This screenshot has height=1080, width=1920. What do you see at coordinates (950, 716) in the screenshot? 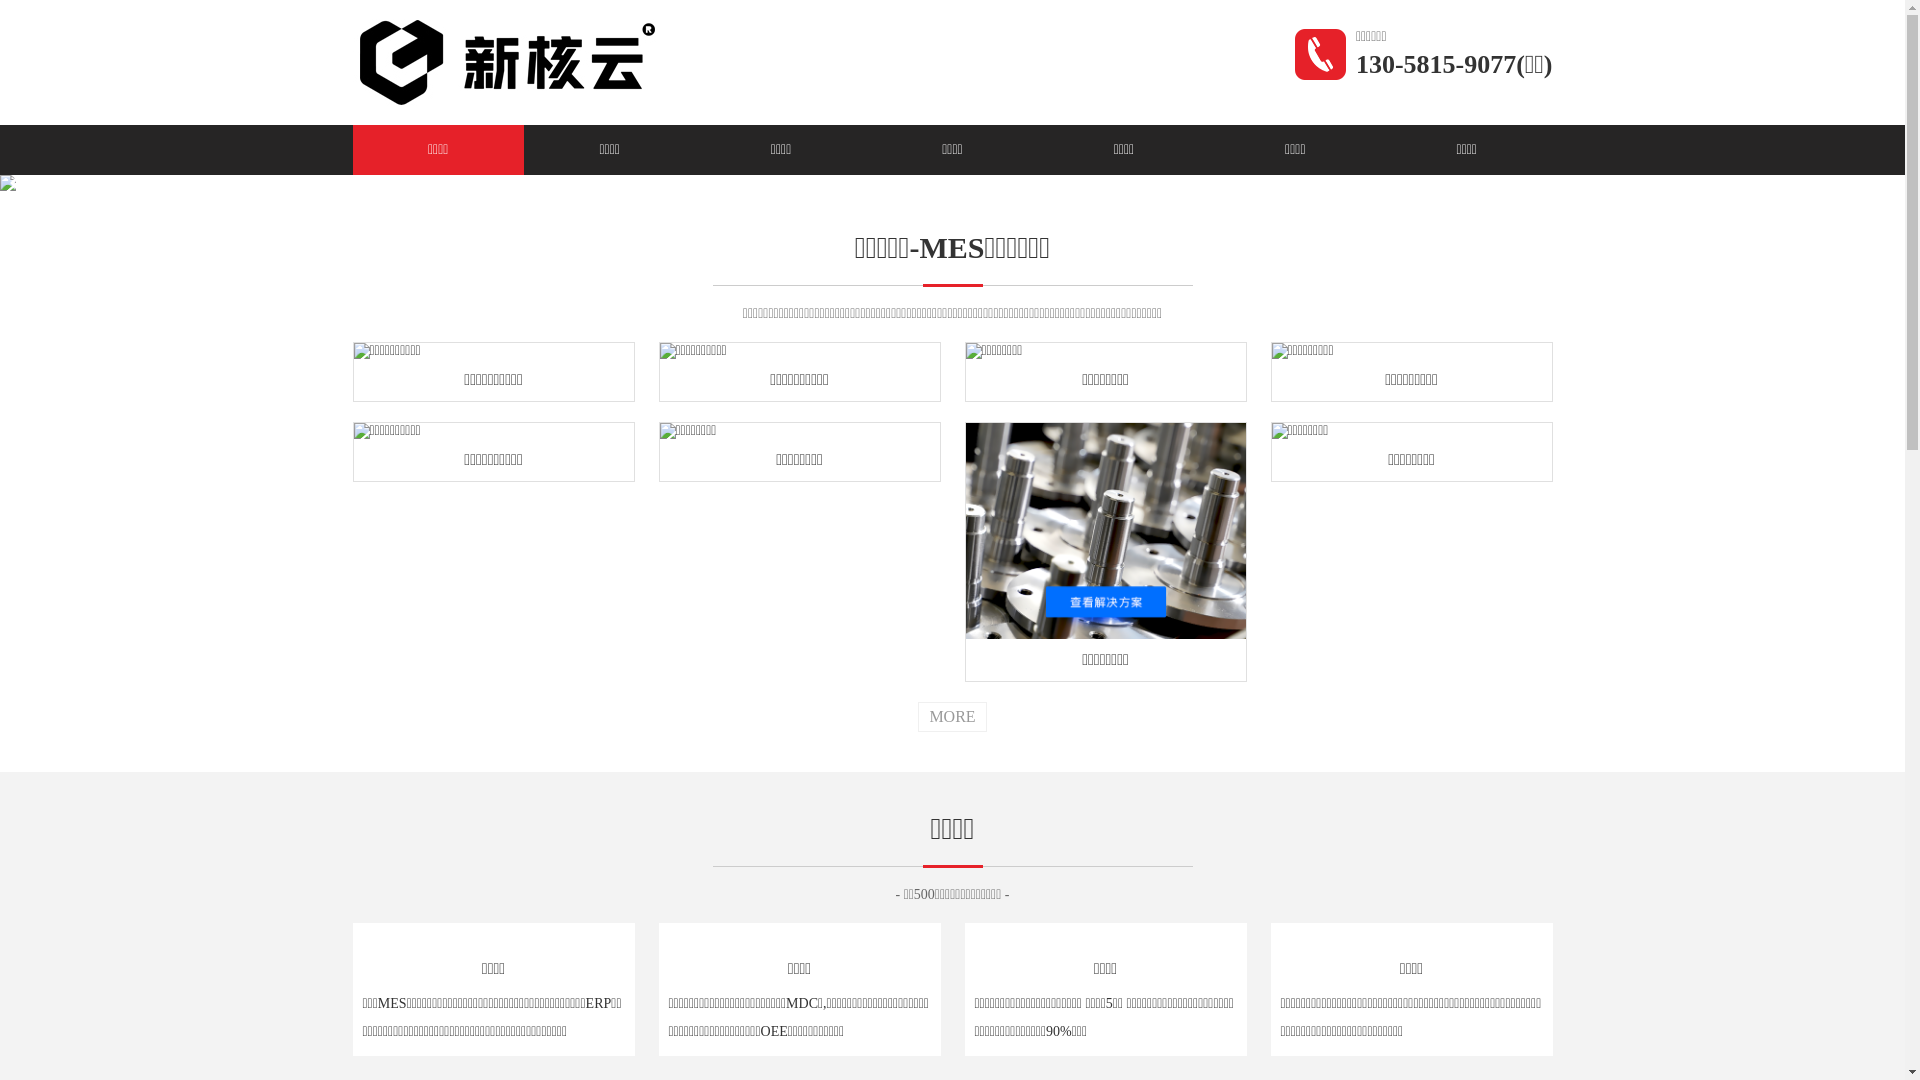
I see `'MORE'` at bounding box center [950, 716].